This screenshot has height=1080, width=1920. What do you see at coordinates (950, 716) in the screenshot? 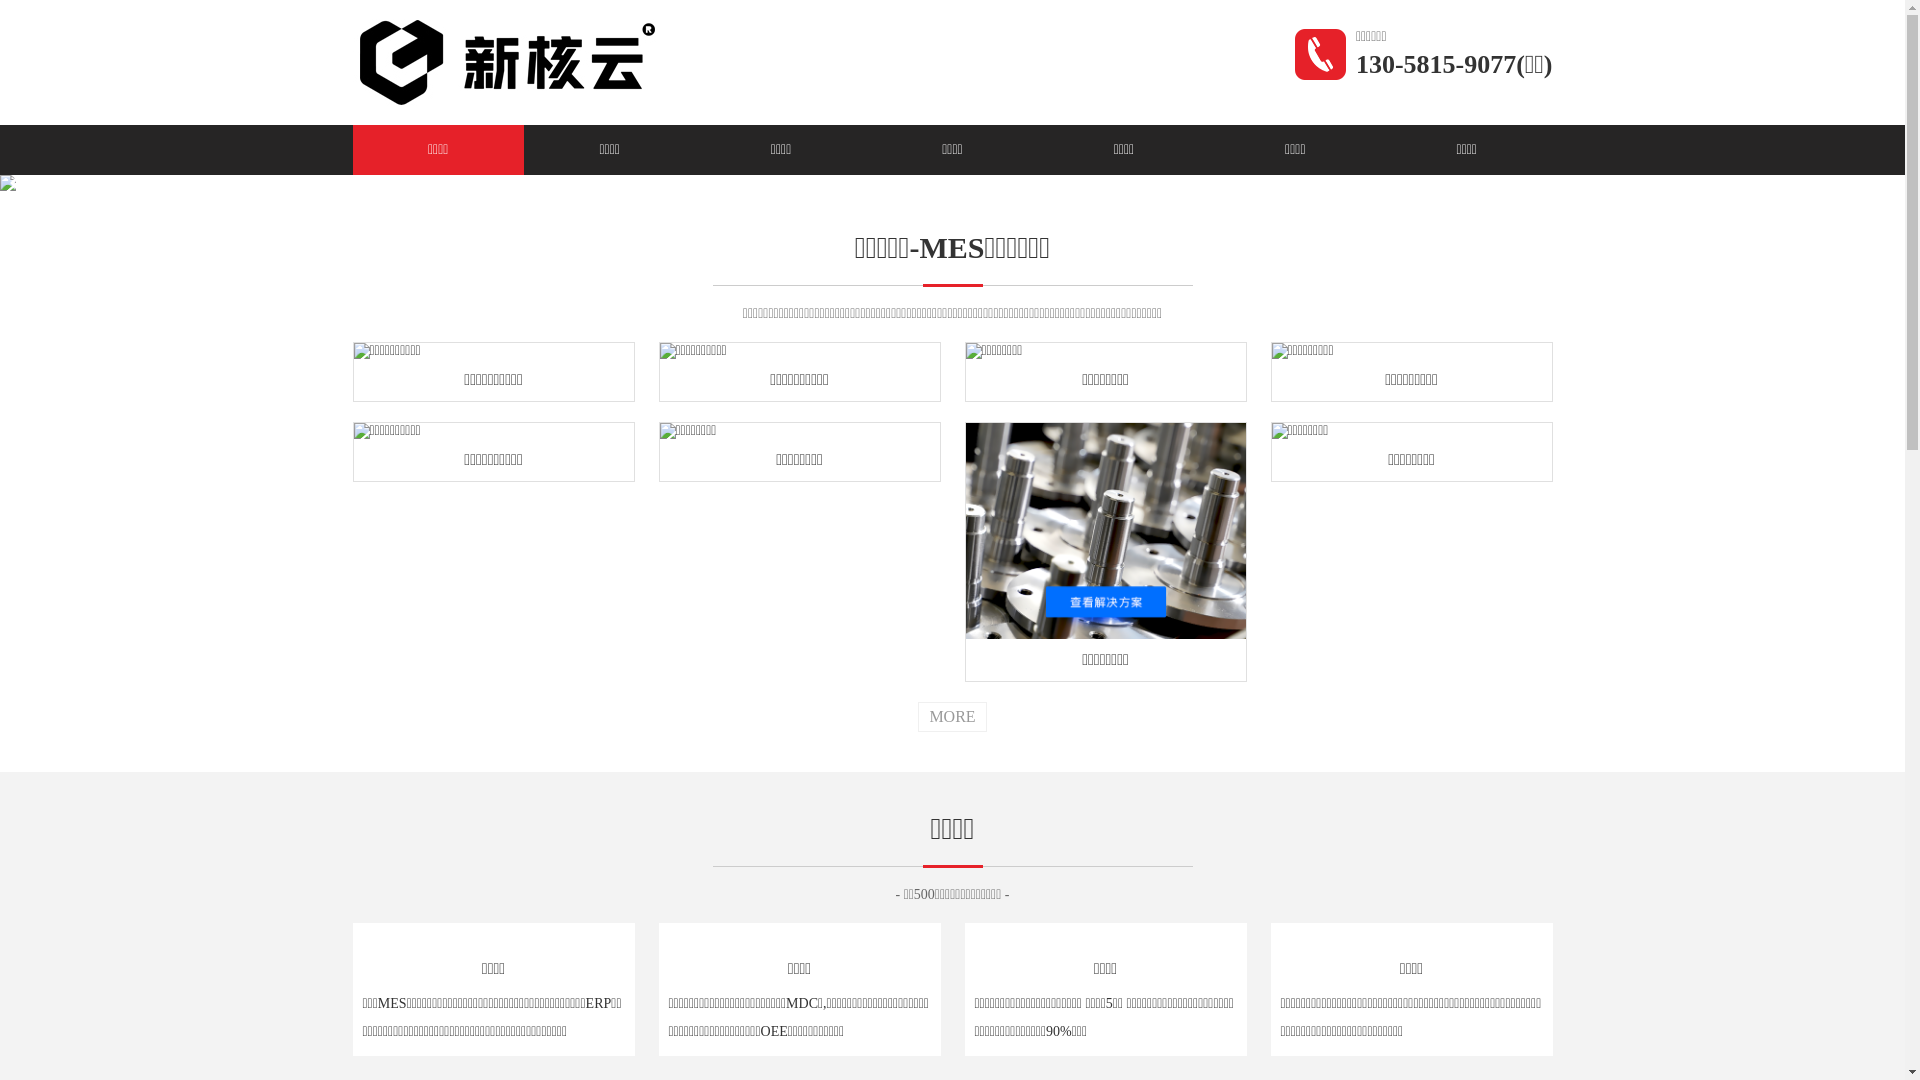
I see `'MORE'` at bounding box center [950, 716].